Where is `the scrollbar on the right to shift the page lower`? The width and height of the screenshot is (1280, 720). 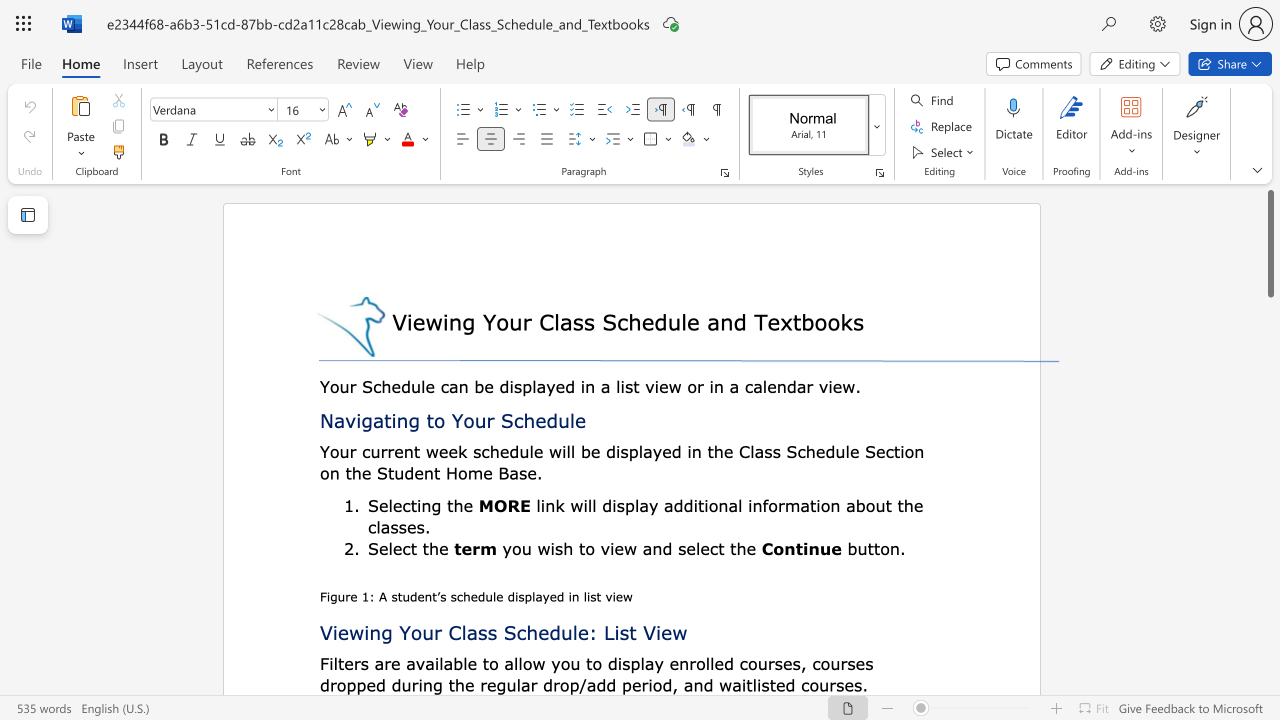 the scrollbar on the right to shift the page lower is located at coordinates (1269, 370).